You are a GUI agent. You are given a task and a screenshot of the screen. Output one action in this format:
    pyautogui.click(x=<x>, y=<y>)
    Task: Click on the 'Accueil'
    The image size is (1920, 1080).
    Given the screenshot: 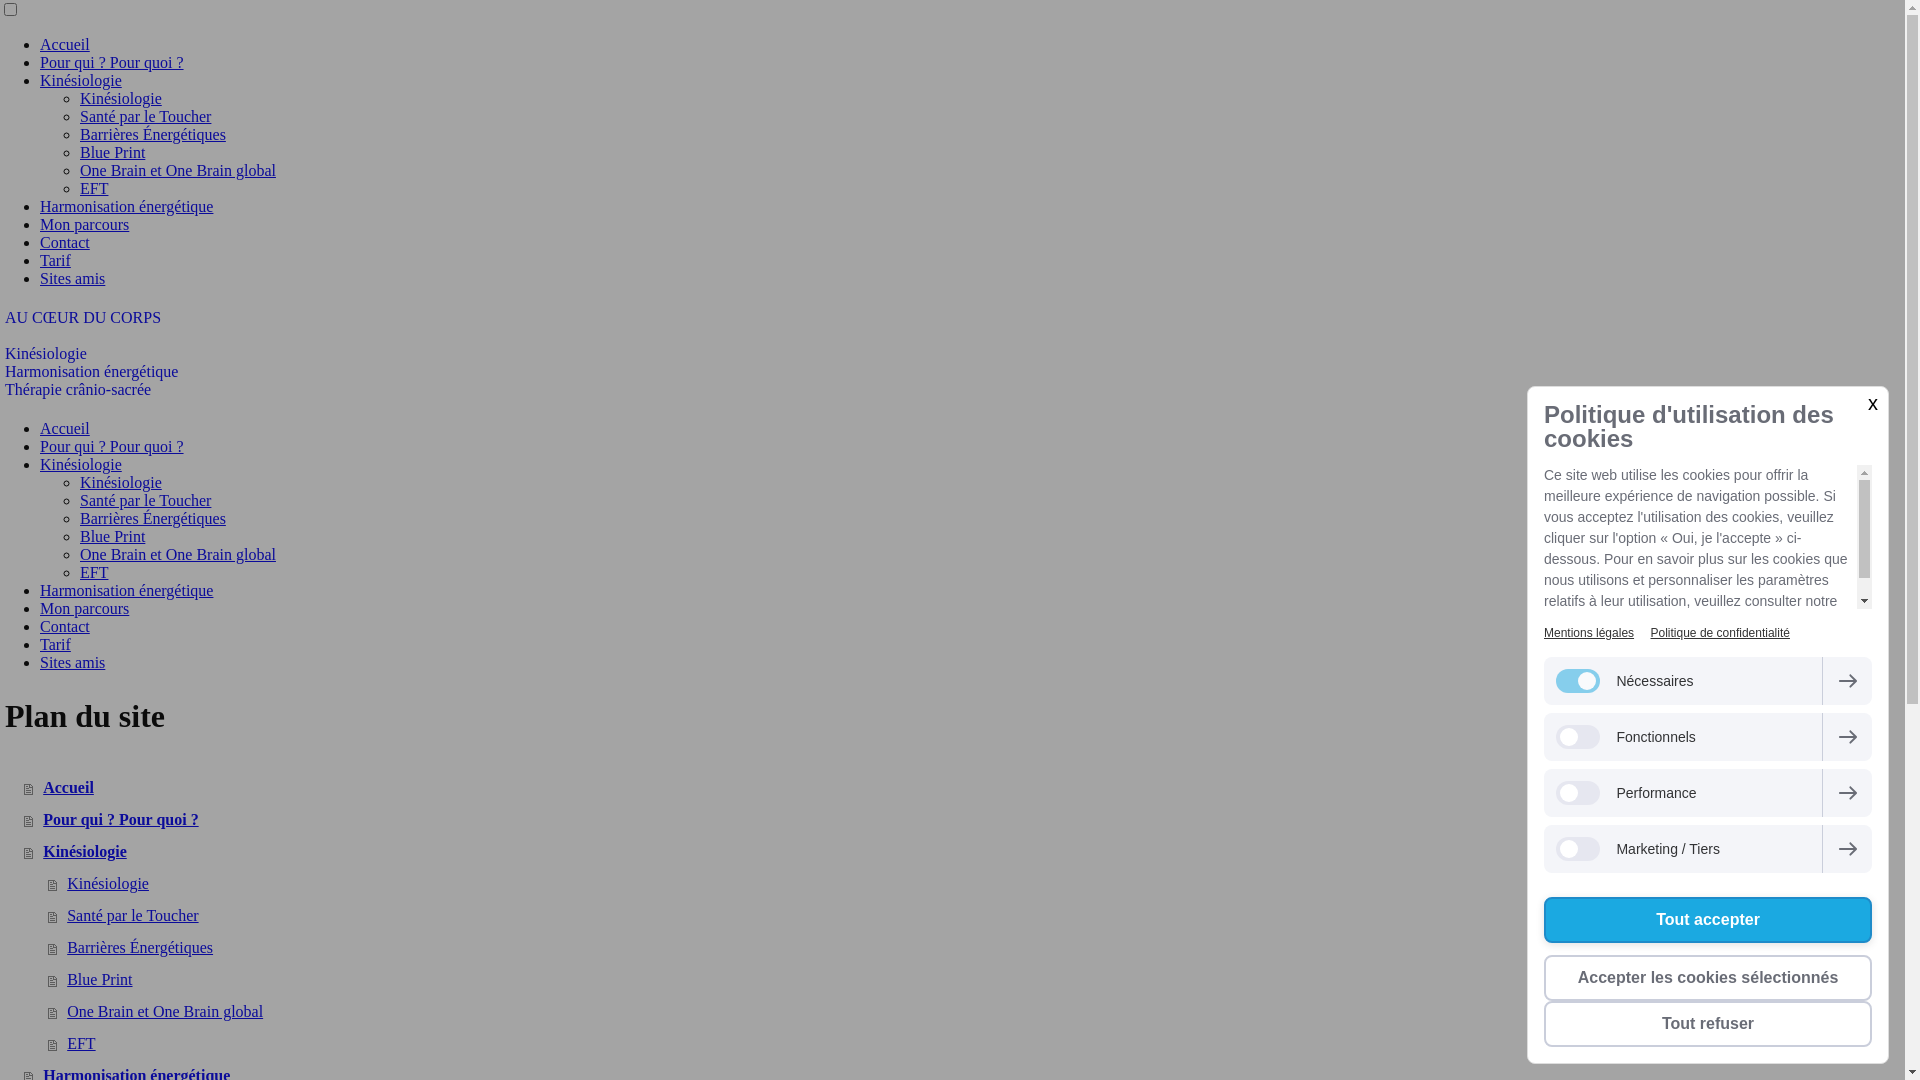 What is the action you would take?
    pyautogui.click(x=39, y=427)
    